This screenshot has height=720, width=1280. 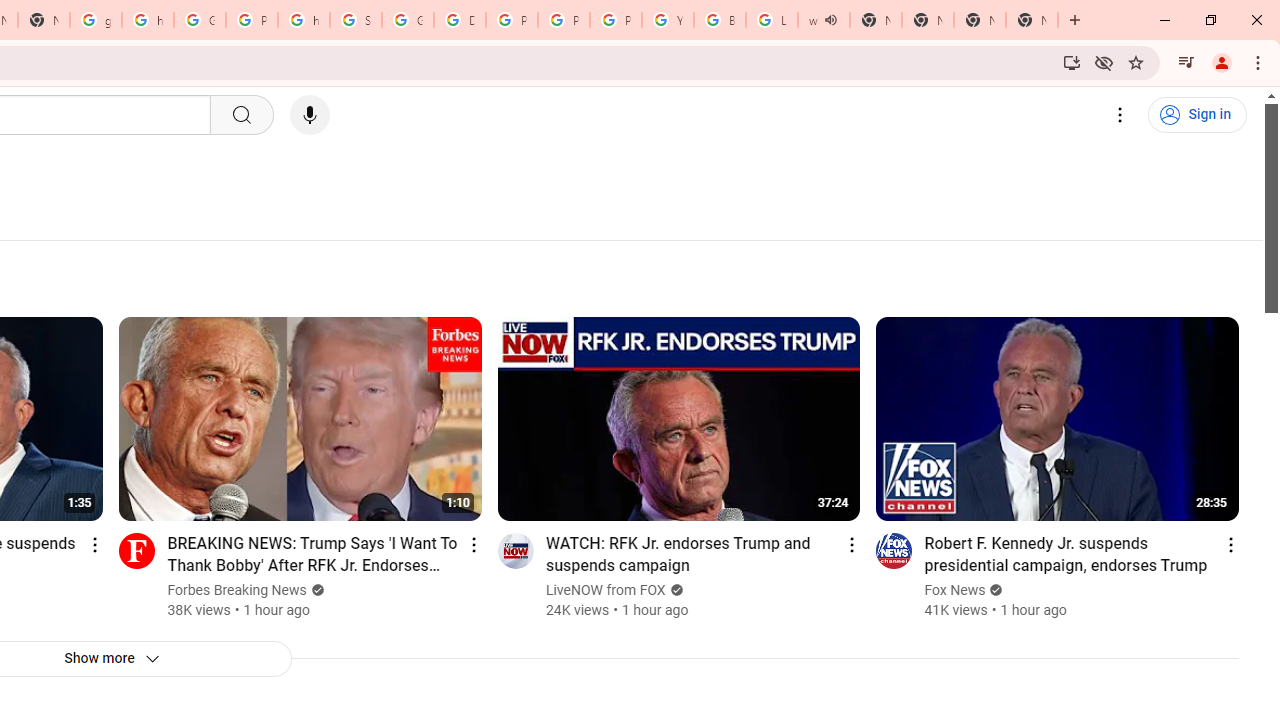 What do you see at coordinates (146, 20) in the screenshot?
I see `'https://scholar.google.com/'` at bounding box center [146, 20].